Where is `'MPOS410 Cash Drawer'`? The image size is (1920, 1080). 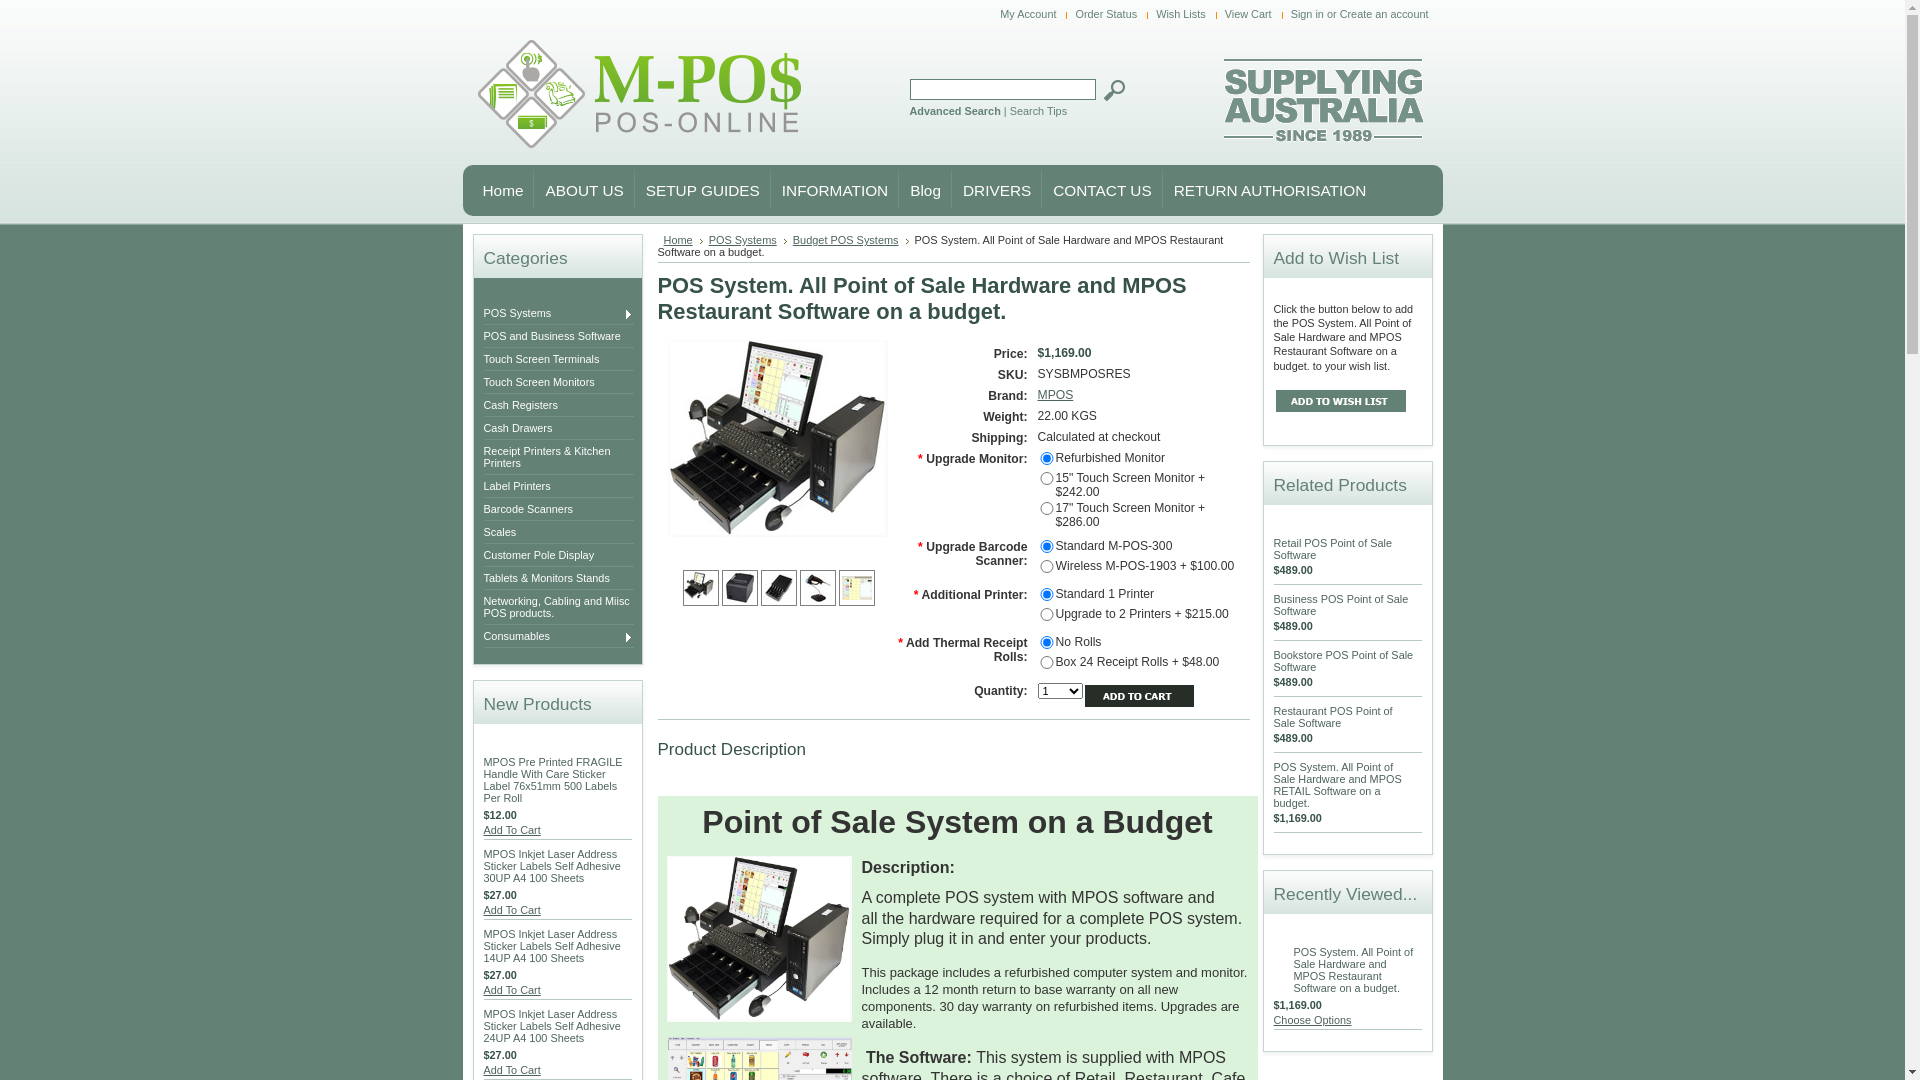
'MPOS410 Cash Drawer' is located at coordinates (777, 586).